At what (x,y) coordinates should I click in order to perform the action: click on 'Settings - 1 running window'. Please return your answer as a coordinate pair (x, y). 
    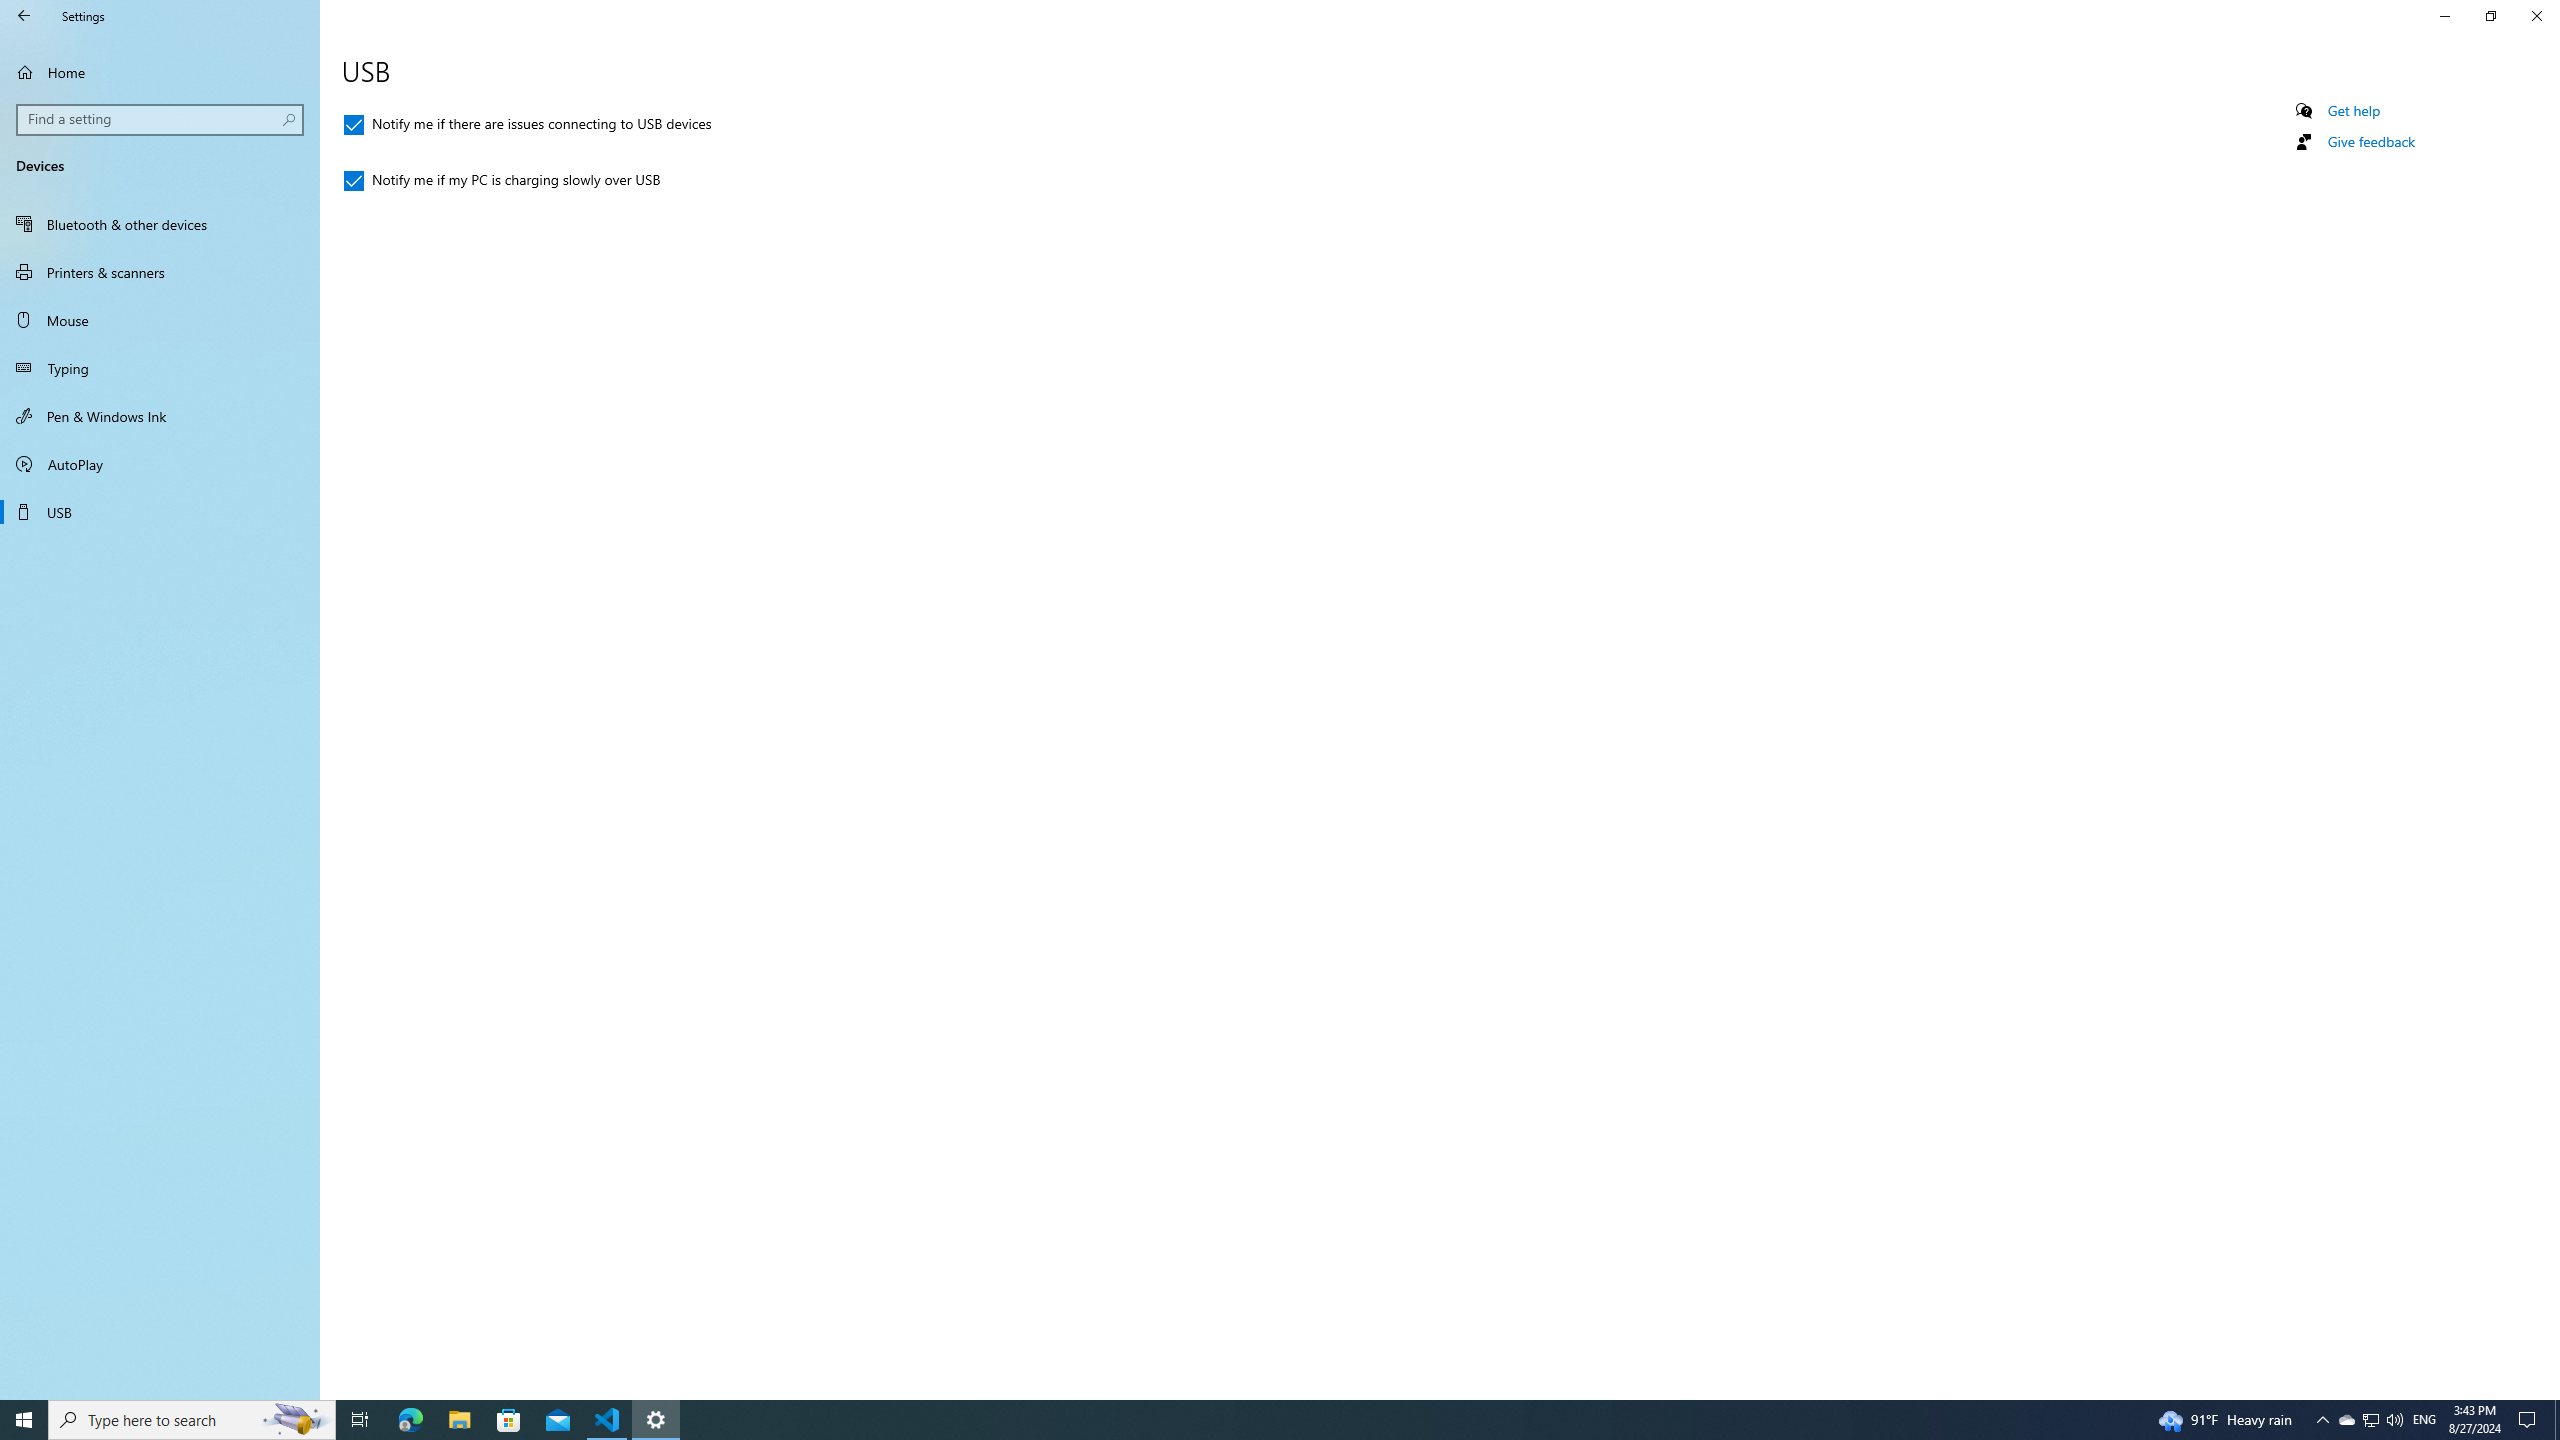
    Looking at the image, I should click on (656, 1418).